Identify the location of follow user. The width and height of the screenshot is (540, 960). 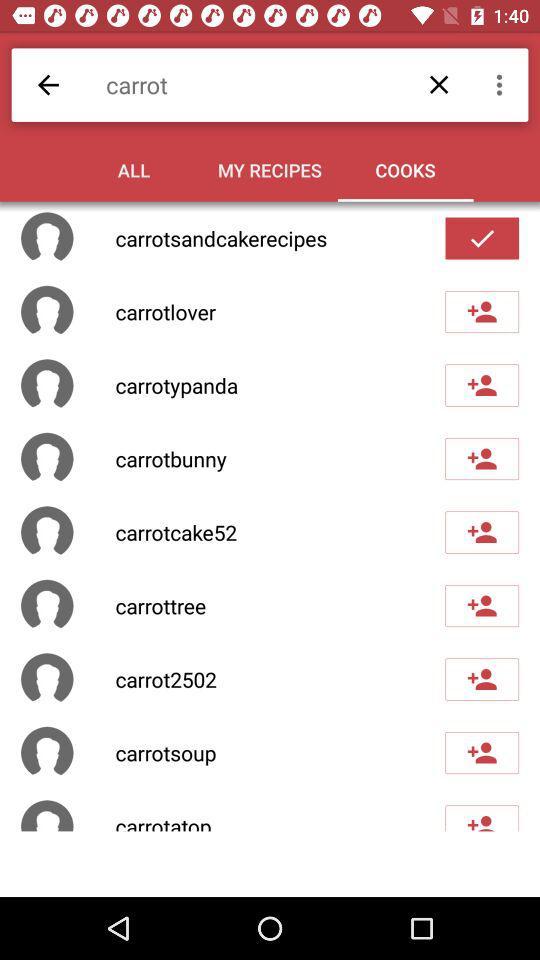
(481, 679).